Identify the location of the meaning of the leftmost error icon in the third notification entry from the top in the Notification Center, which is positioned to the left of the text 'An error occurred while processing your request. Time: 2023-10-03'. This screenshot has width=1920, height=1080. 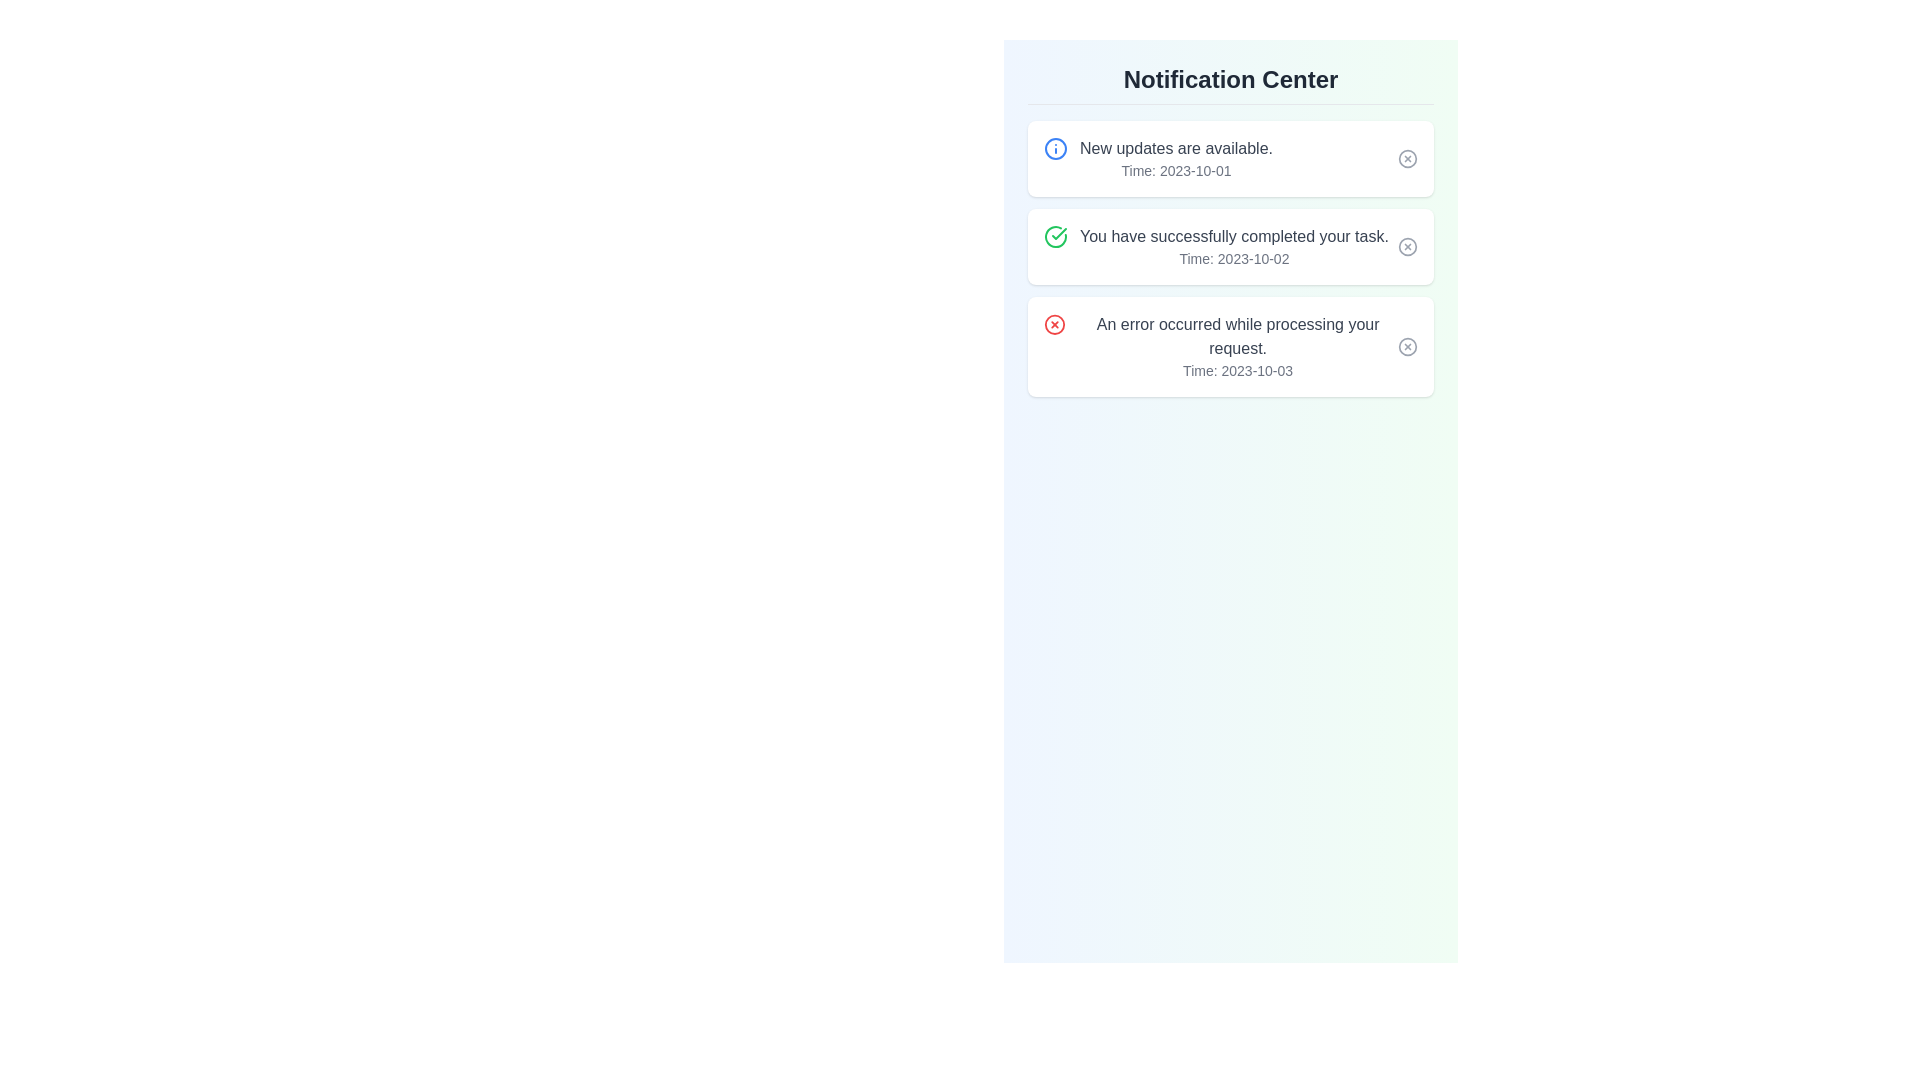
(1054, 323).